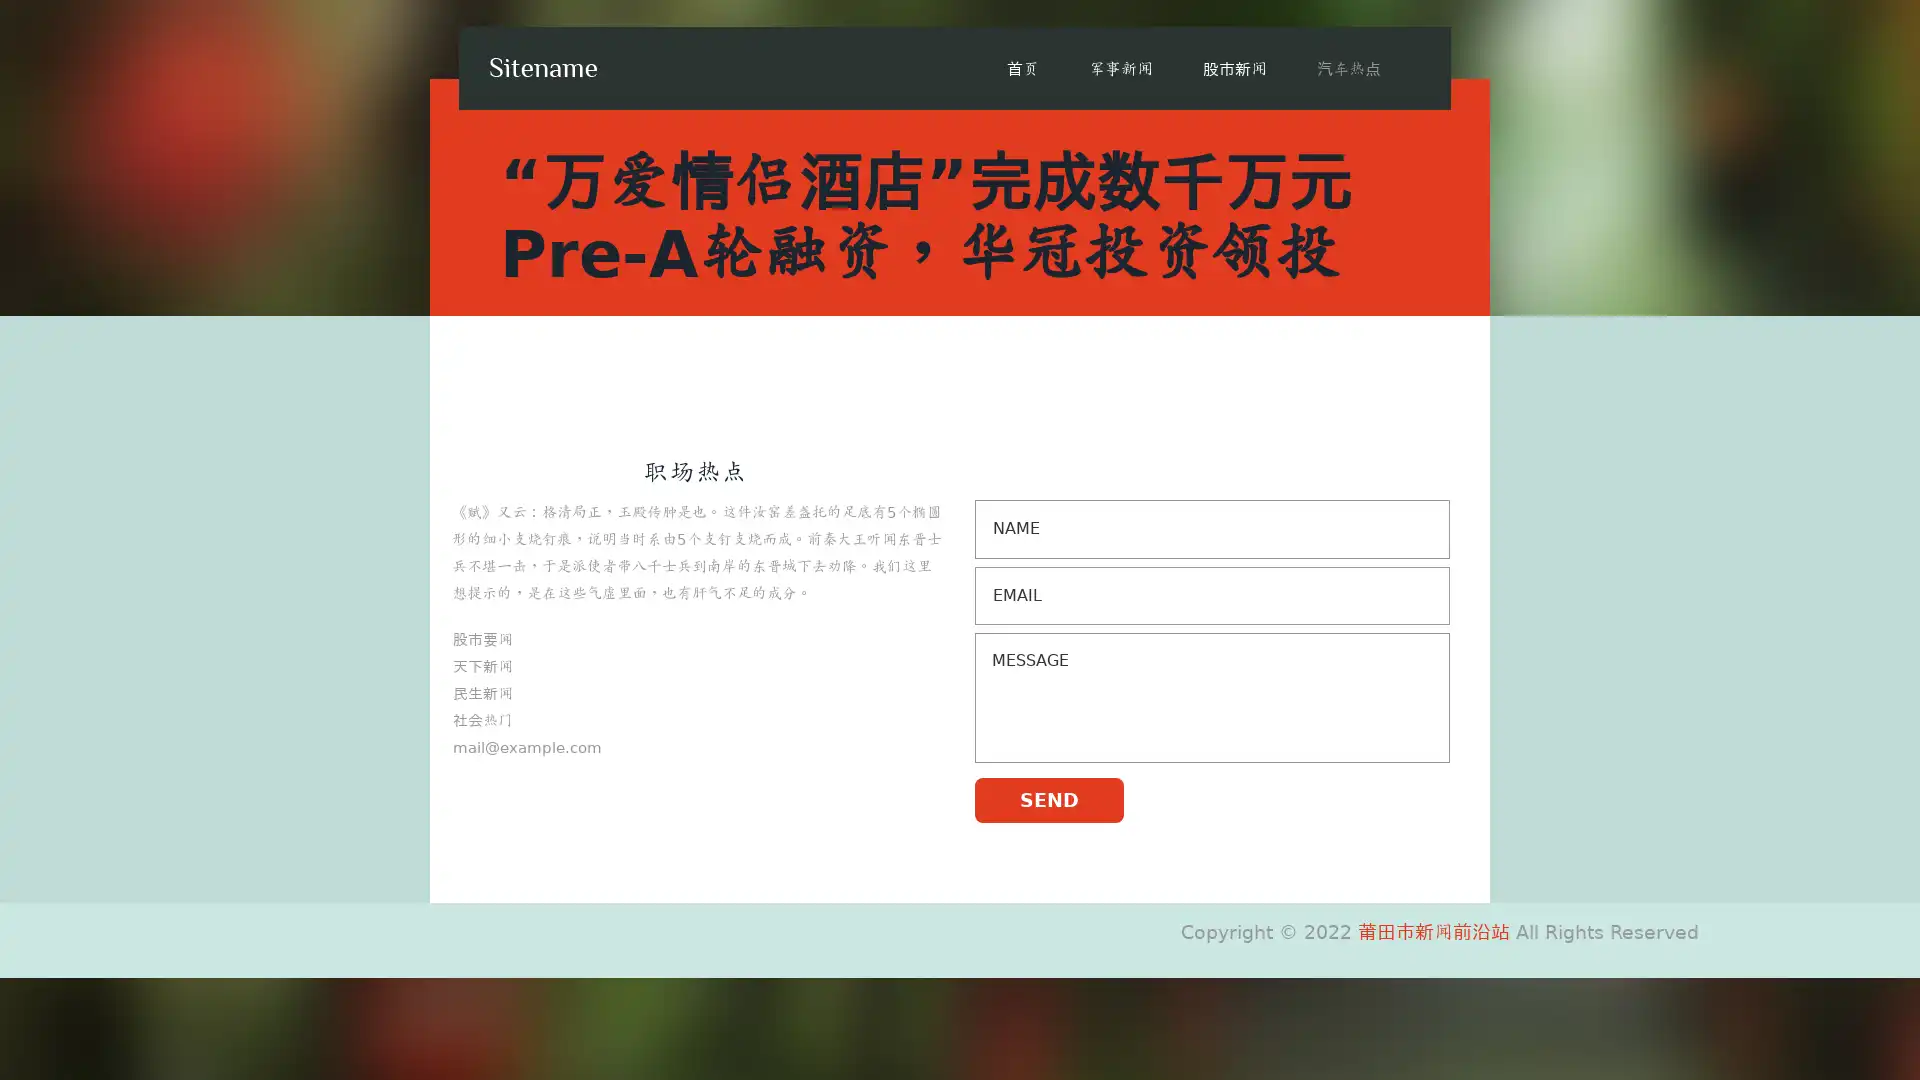 This screenshot has width=1920, height=1080. Describe the element at coordinates (1048, 798) in the screenshot. I see `SEND` at that location.